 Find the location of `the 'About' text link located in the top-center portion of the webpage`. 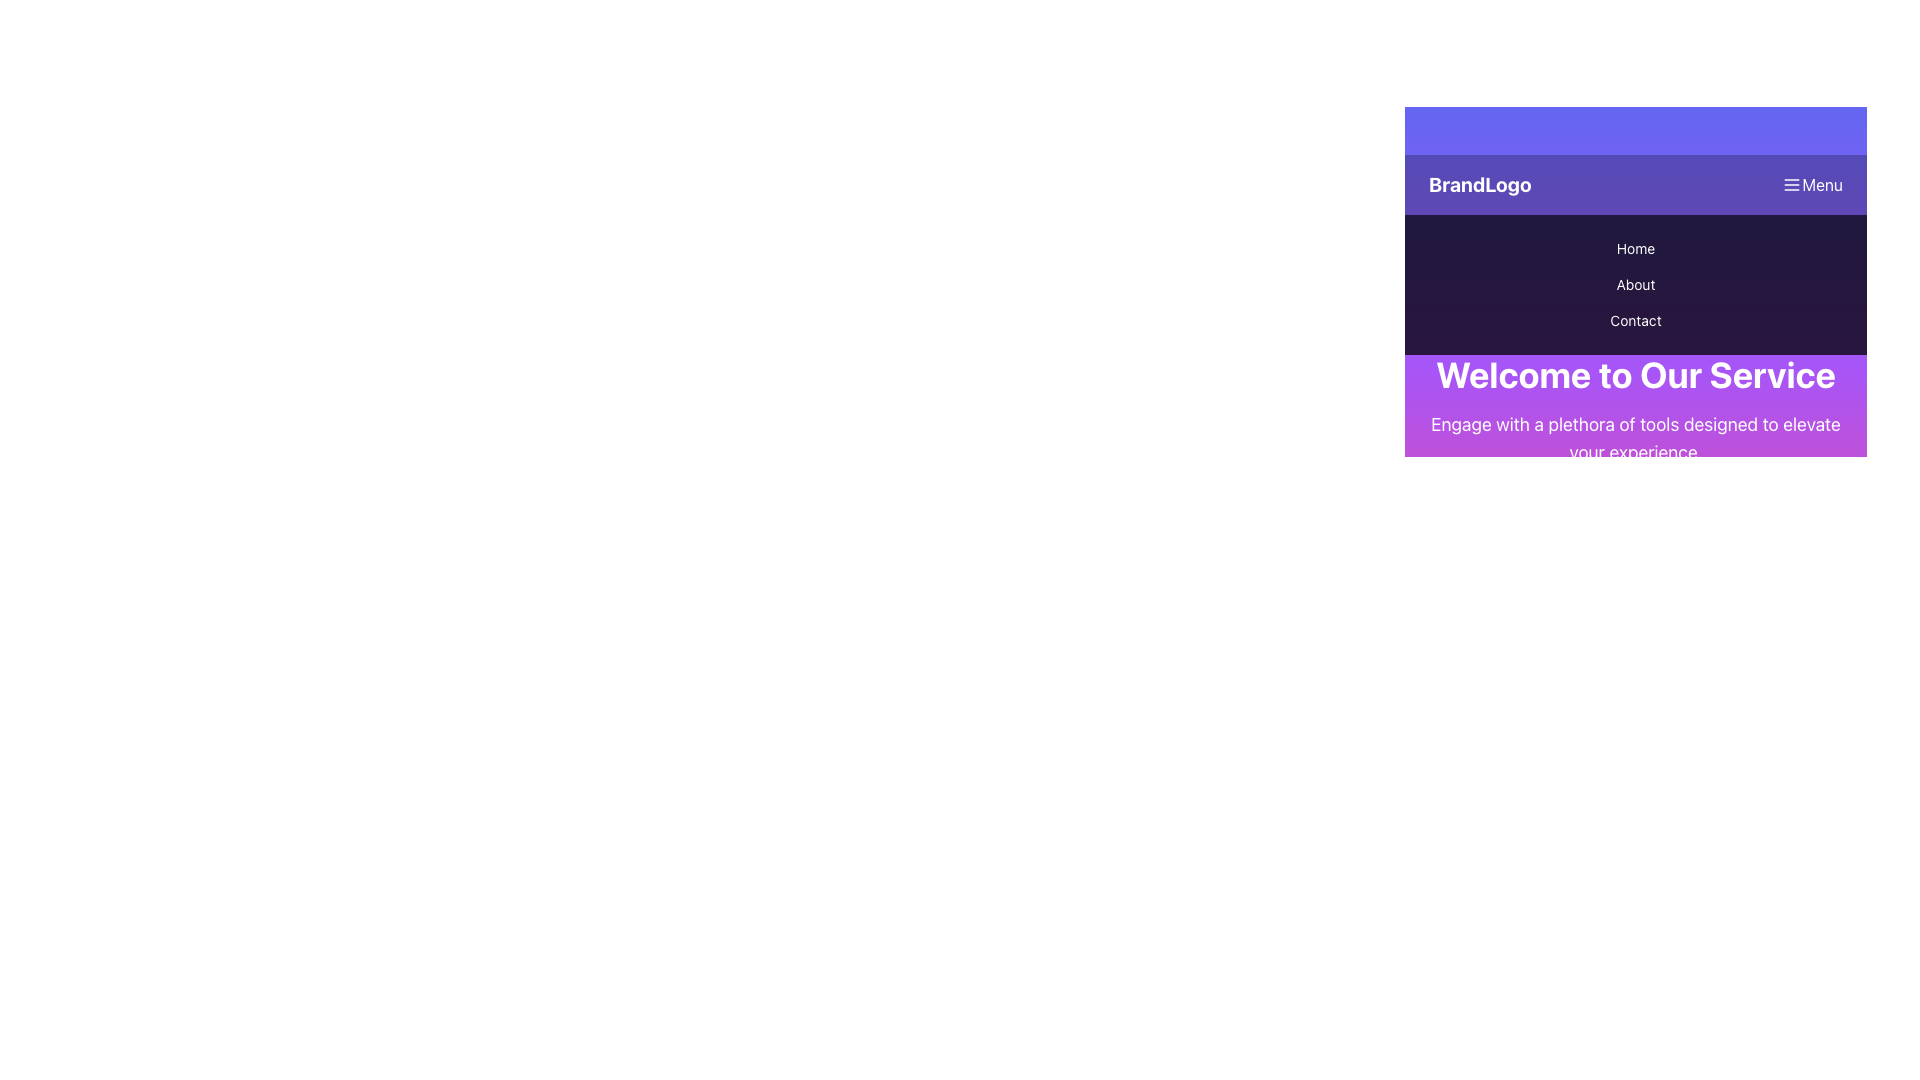

the 'About' text link located in the top-center portion of the webpage is located at coordinates (1636, 285).